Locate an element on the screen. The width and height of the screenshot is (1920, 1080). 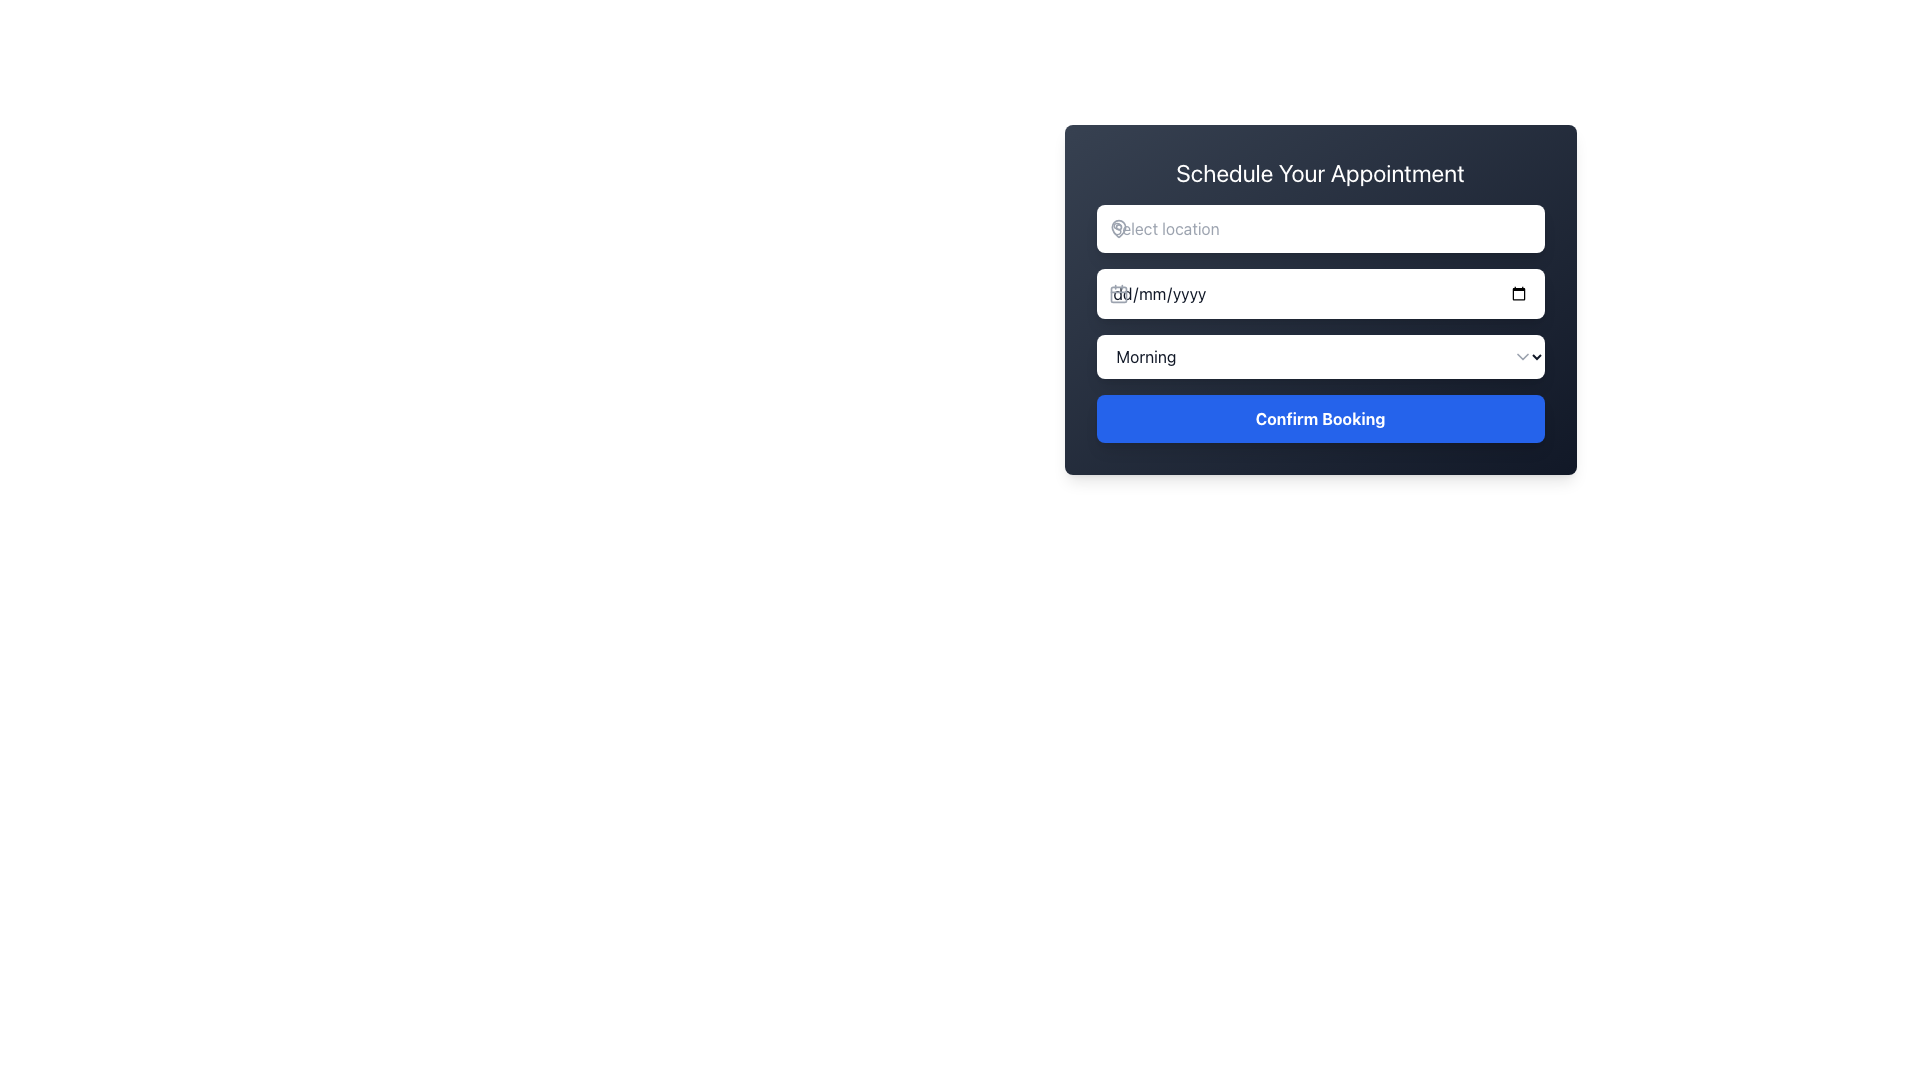
the calendar icon component located in the lower center region of the date input field, which overlays the placeholder 'dd/mm/yyyy' is located at coordinates (1117, 294).